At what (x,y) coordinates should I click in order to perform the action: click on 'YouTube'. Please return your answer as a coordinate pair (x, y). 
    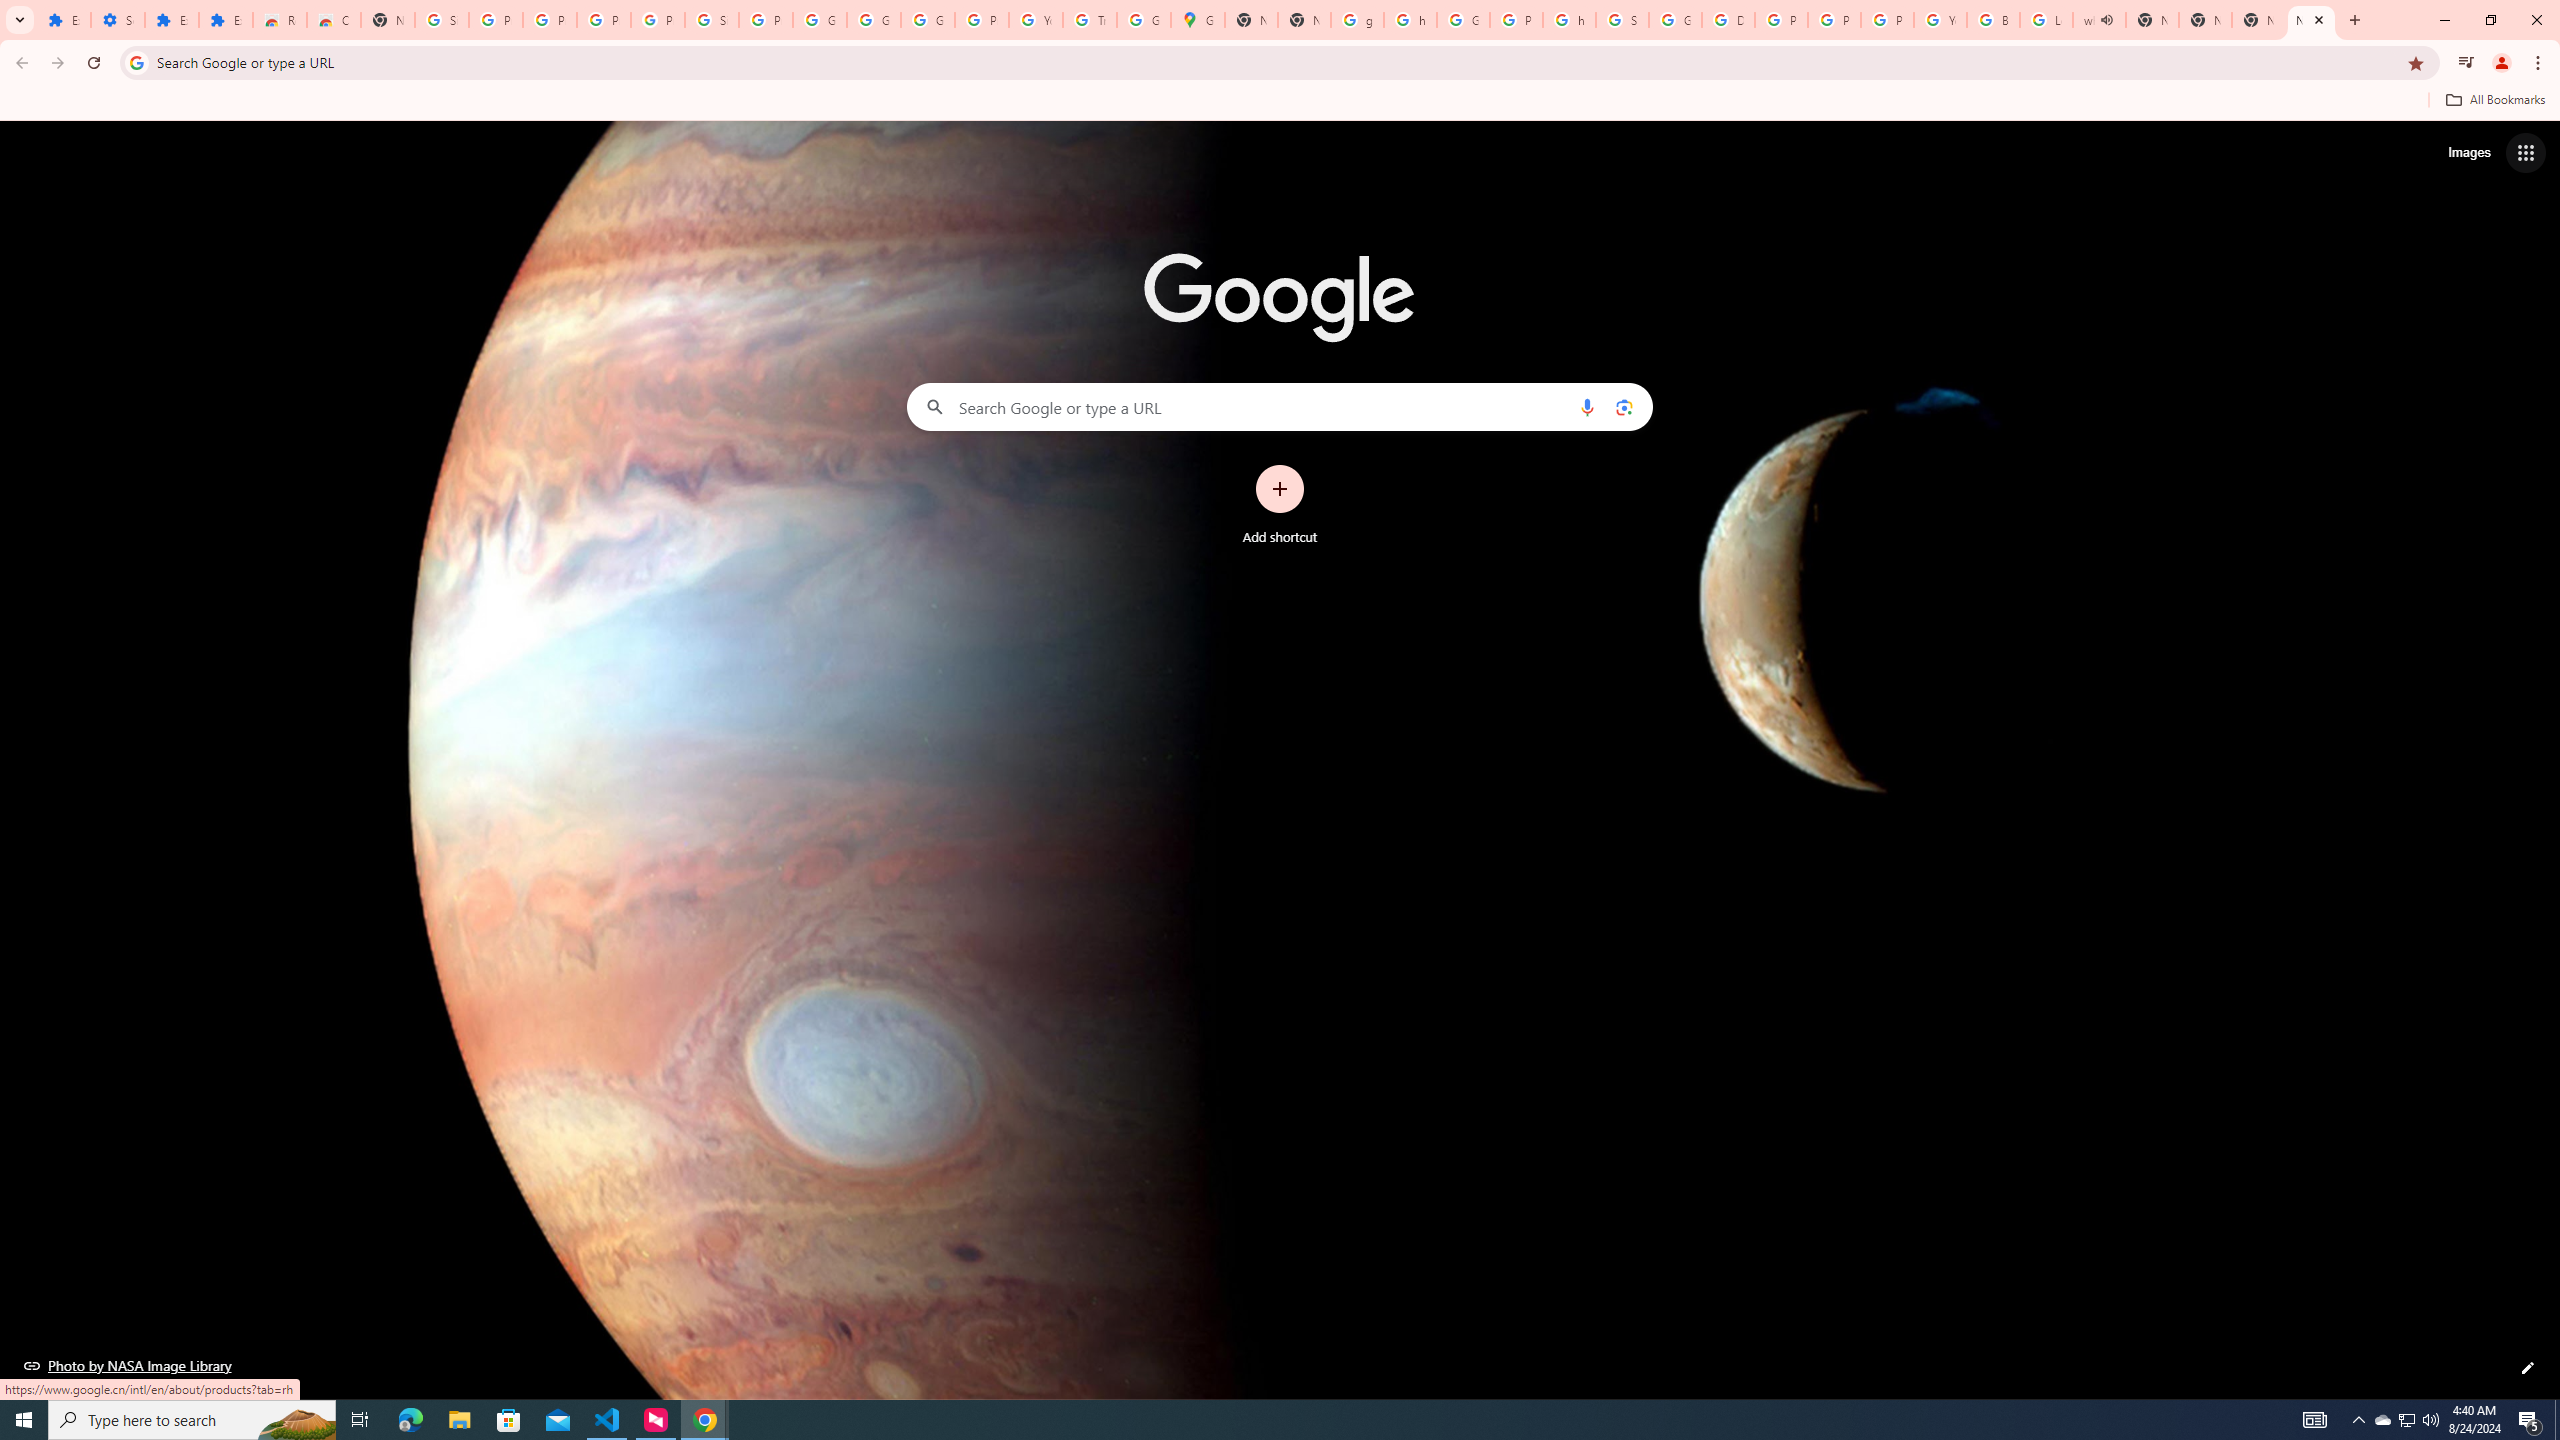
    Looking at the image, I should click on (1035, 19).